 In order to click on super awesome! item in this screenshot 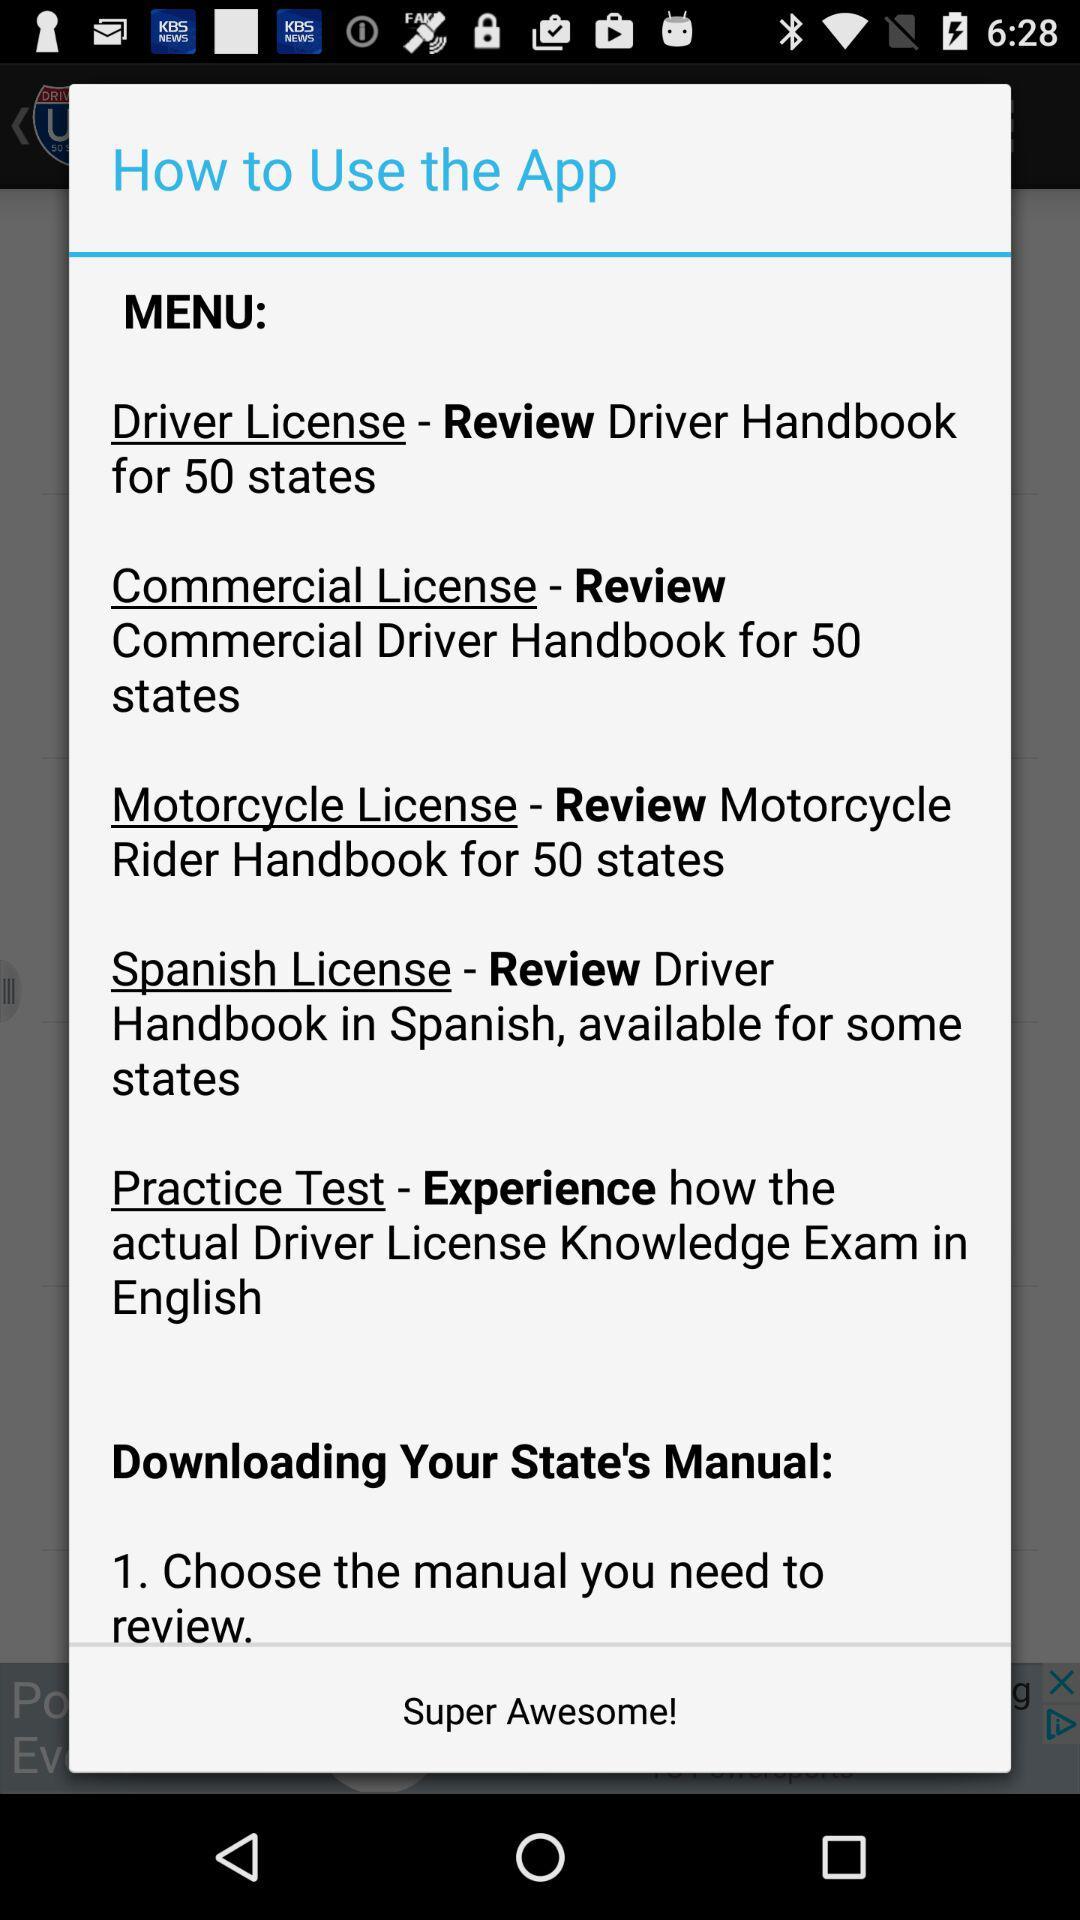, I will do `click(540, 1708)`.